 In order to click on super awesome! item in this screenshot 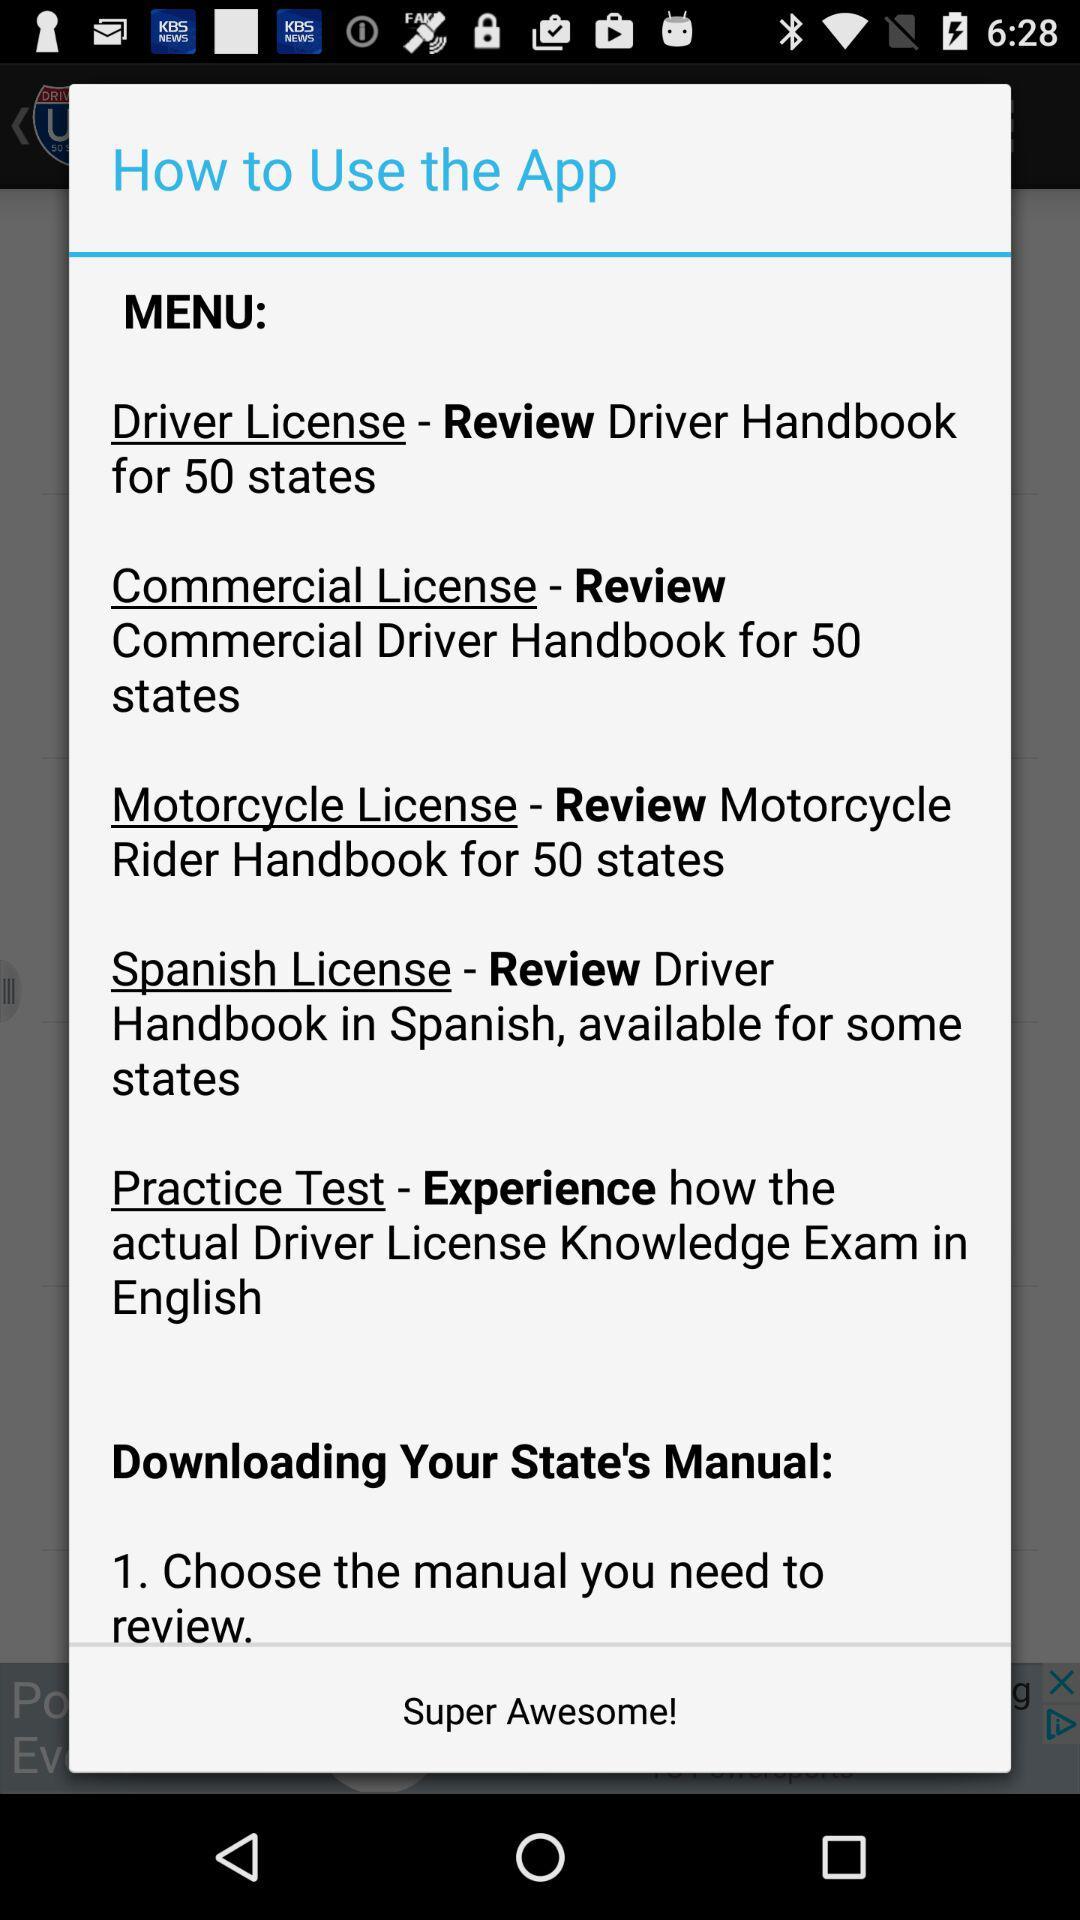, I will do `click(540, 1708)`.